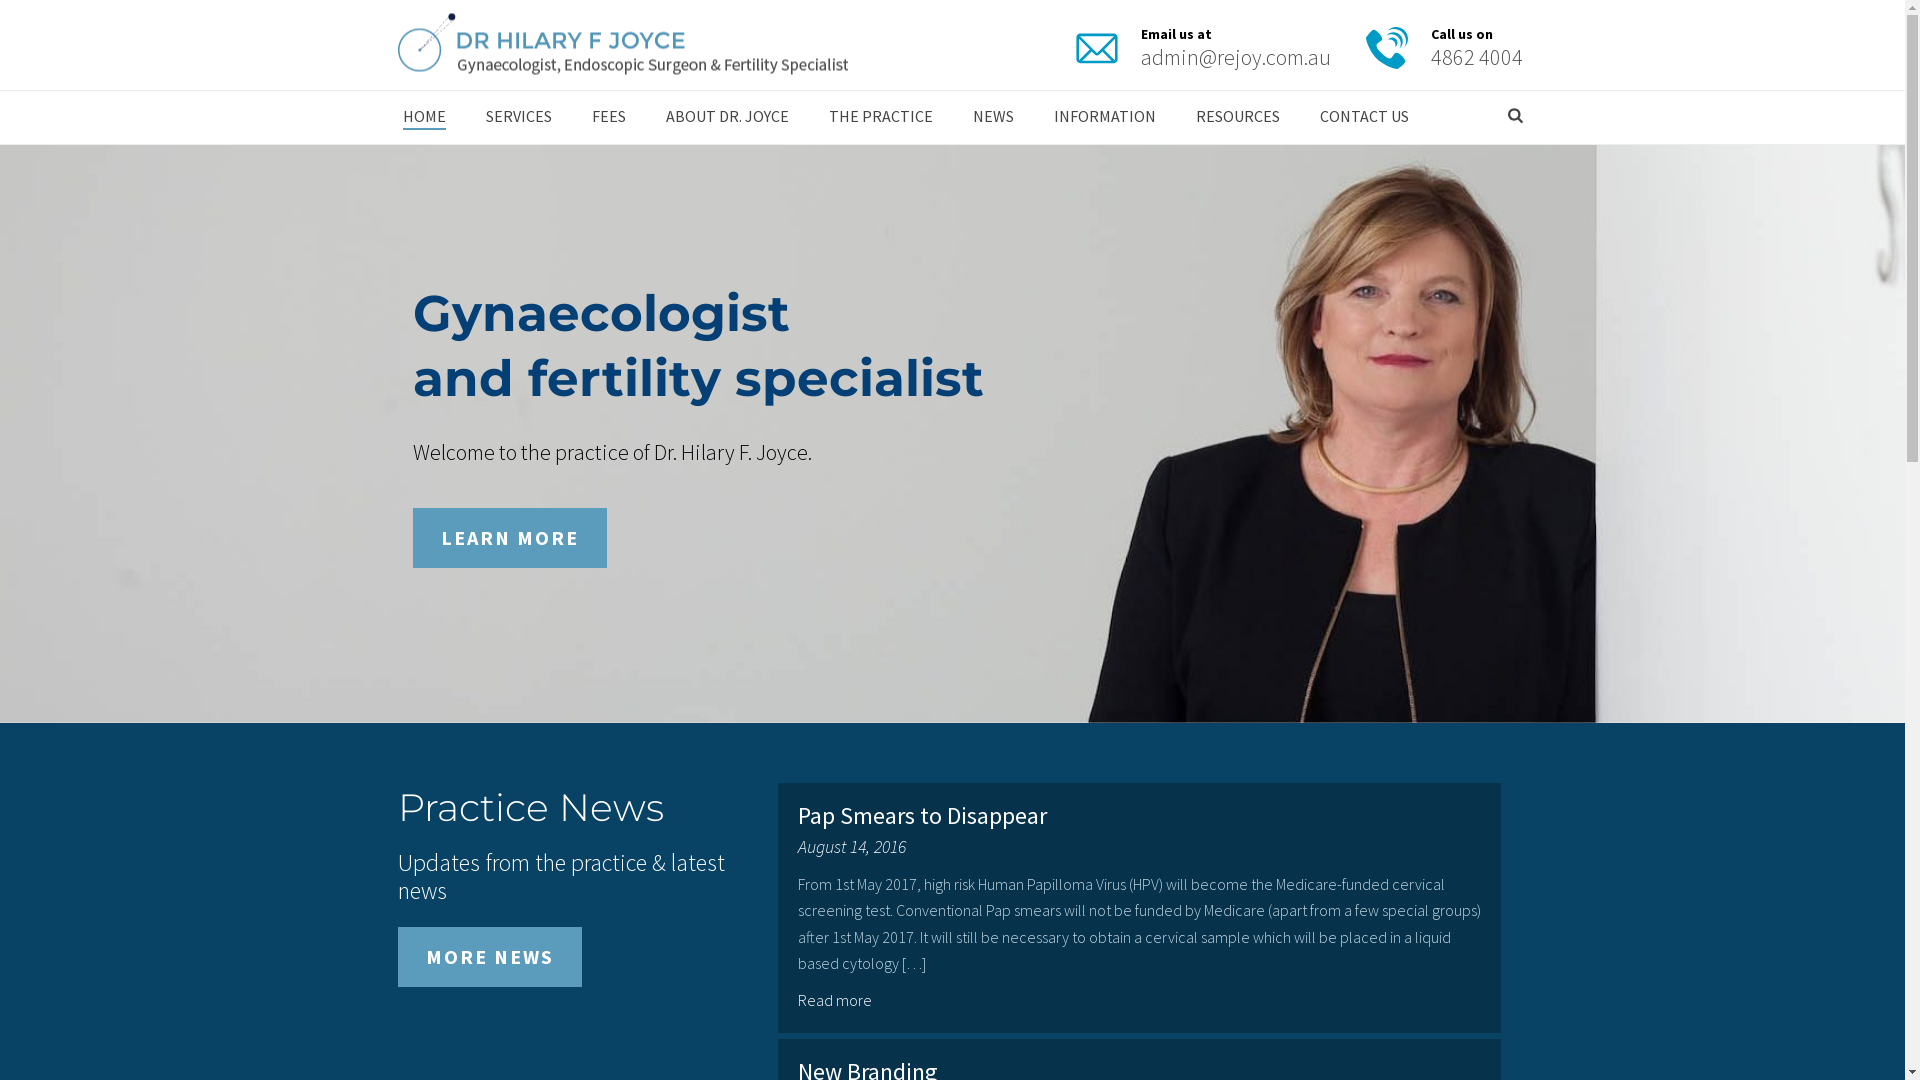 The height and width of the screenshot is (1080, 1920). What do you see at coordinates (608, 117) in the screenshot?
I see `'FEES'` at bounding box center [608, 117].